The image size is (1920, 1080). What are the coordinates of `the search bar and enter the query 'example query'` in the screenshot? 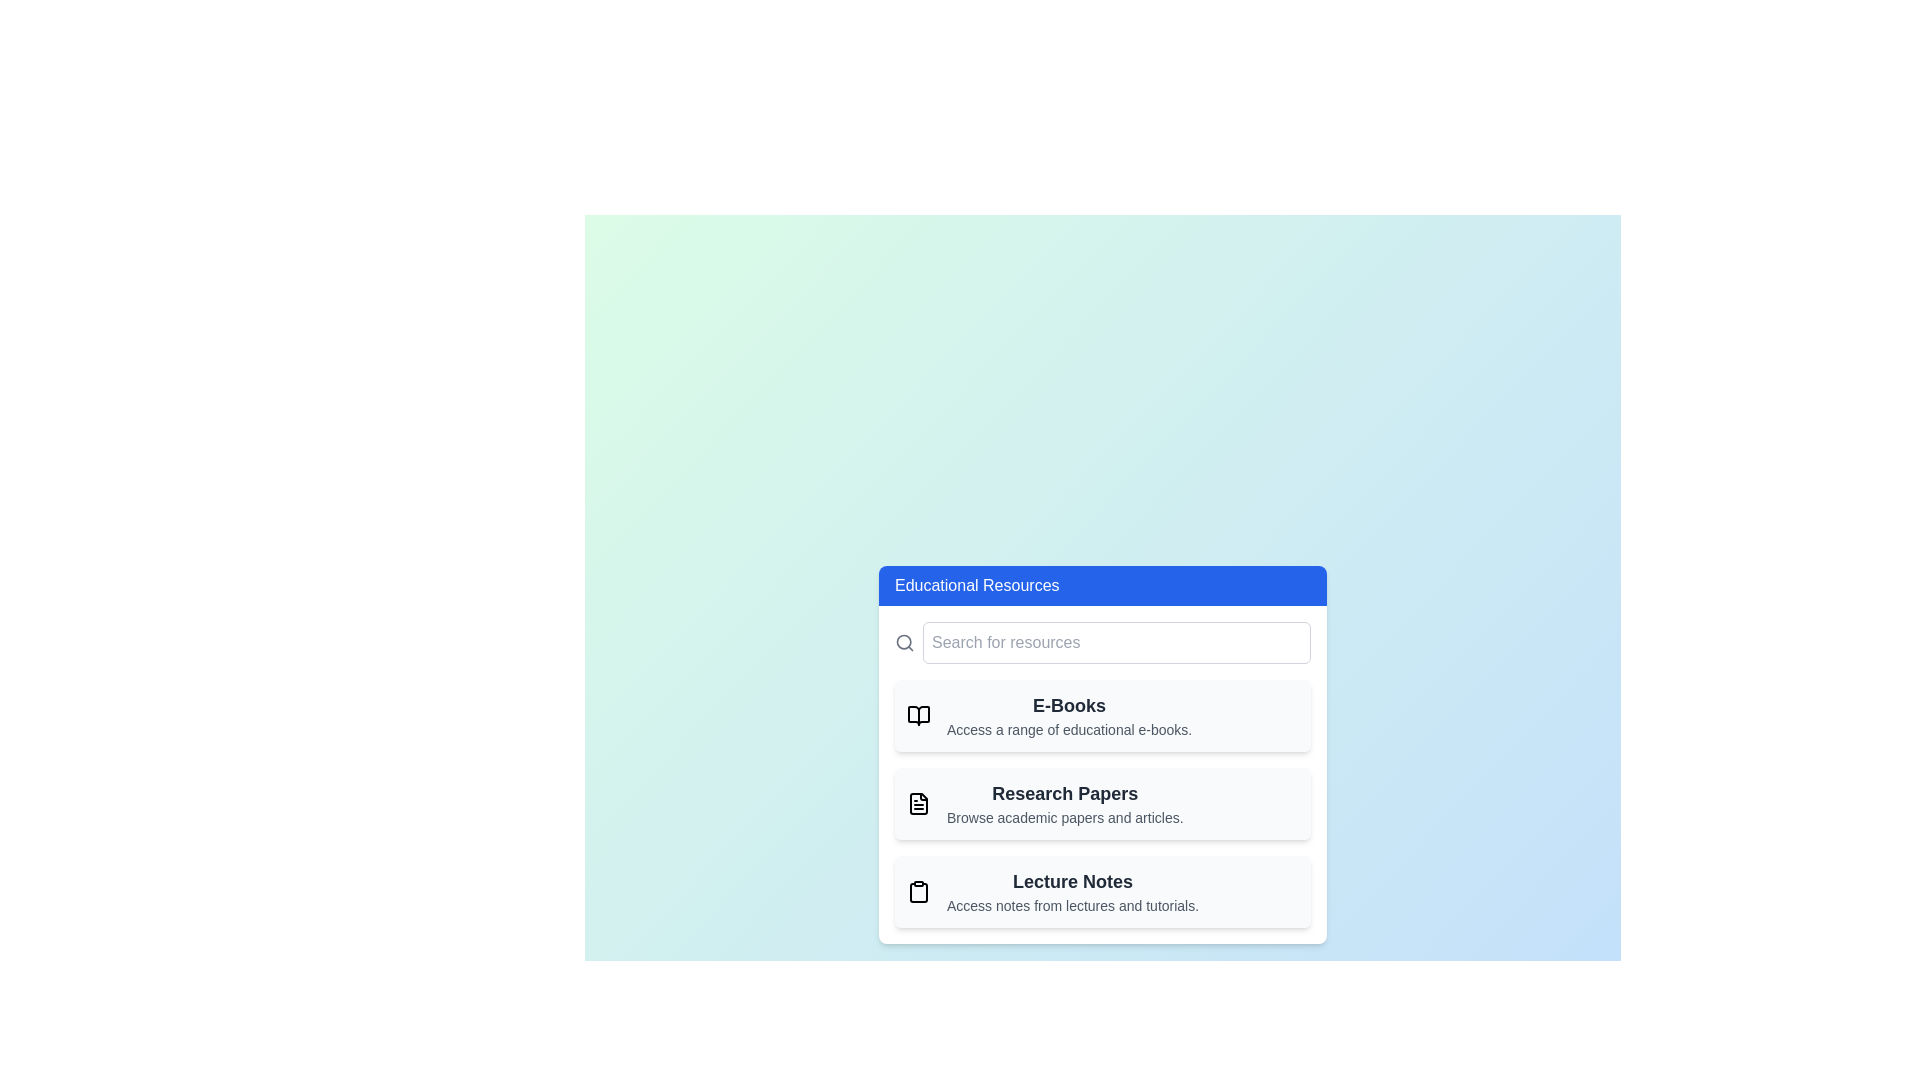 It's located at (1116, 643).